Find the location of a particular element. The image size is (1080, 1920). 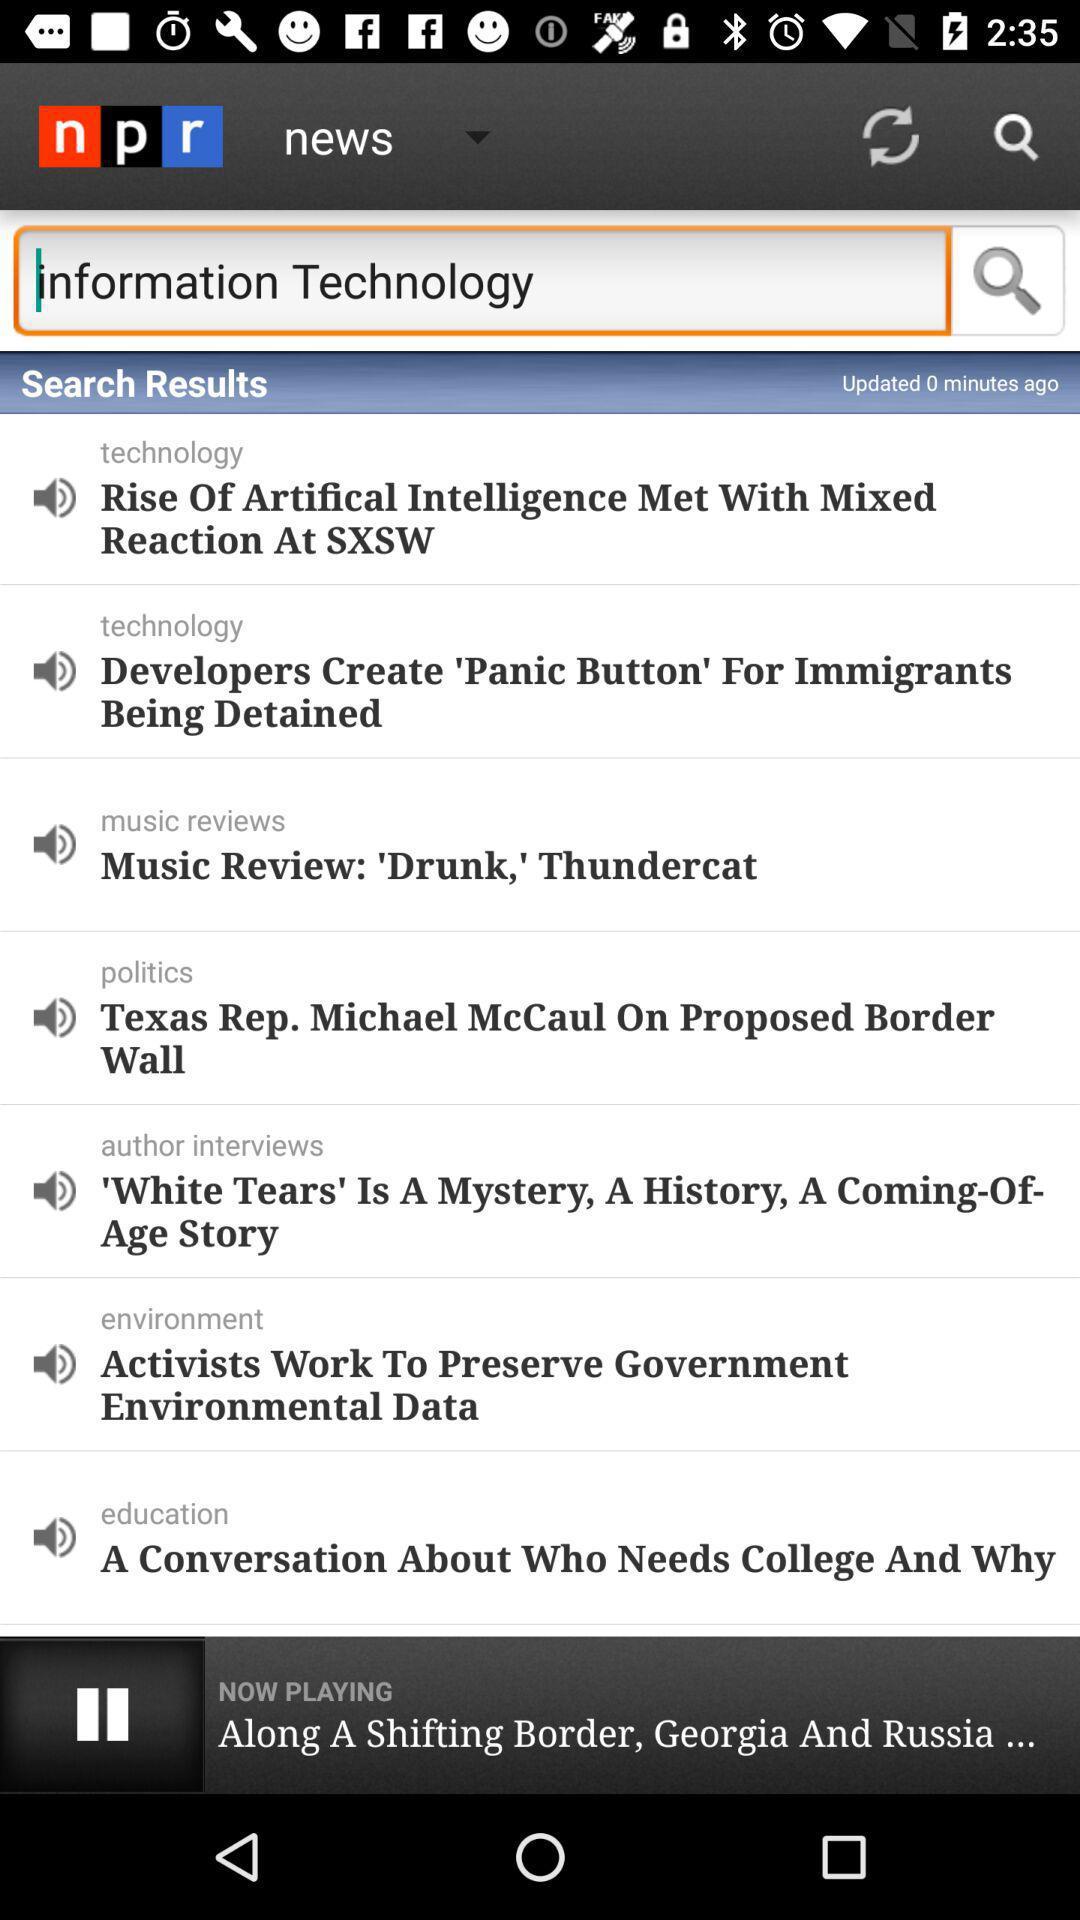

the button on the right next to the logo on the web page is located at coordinates (401, 135).